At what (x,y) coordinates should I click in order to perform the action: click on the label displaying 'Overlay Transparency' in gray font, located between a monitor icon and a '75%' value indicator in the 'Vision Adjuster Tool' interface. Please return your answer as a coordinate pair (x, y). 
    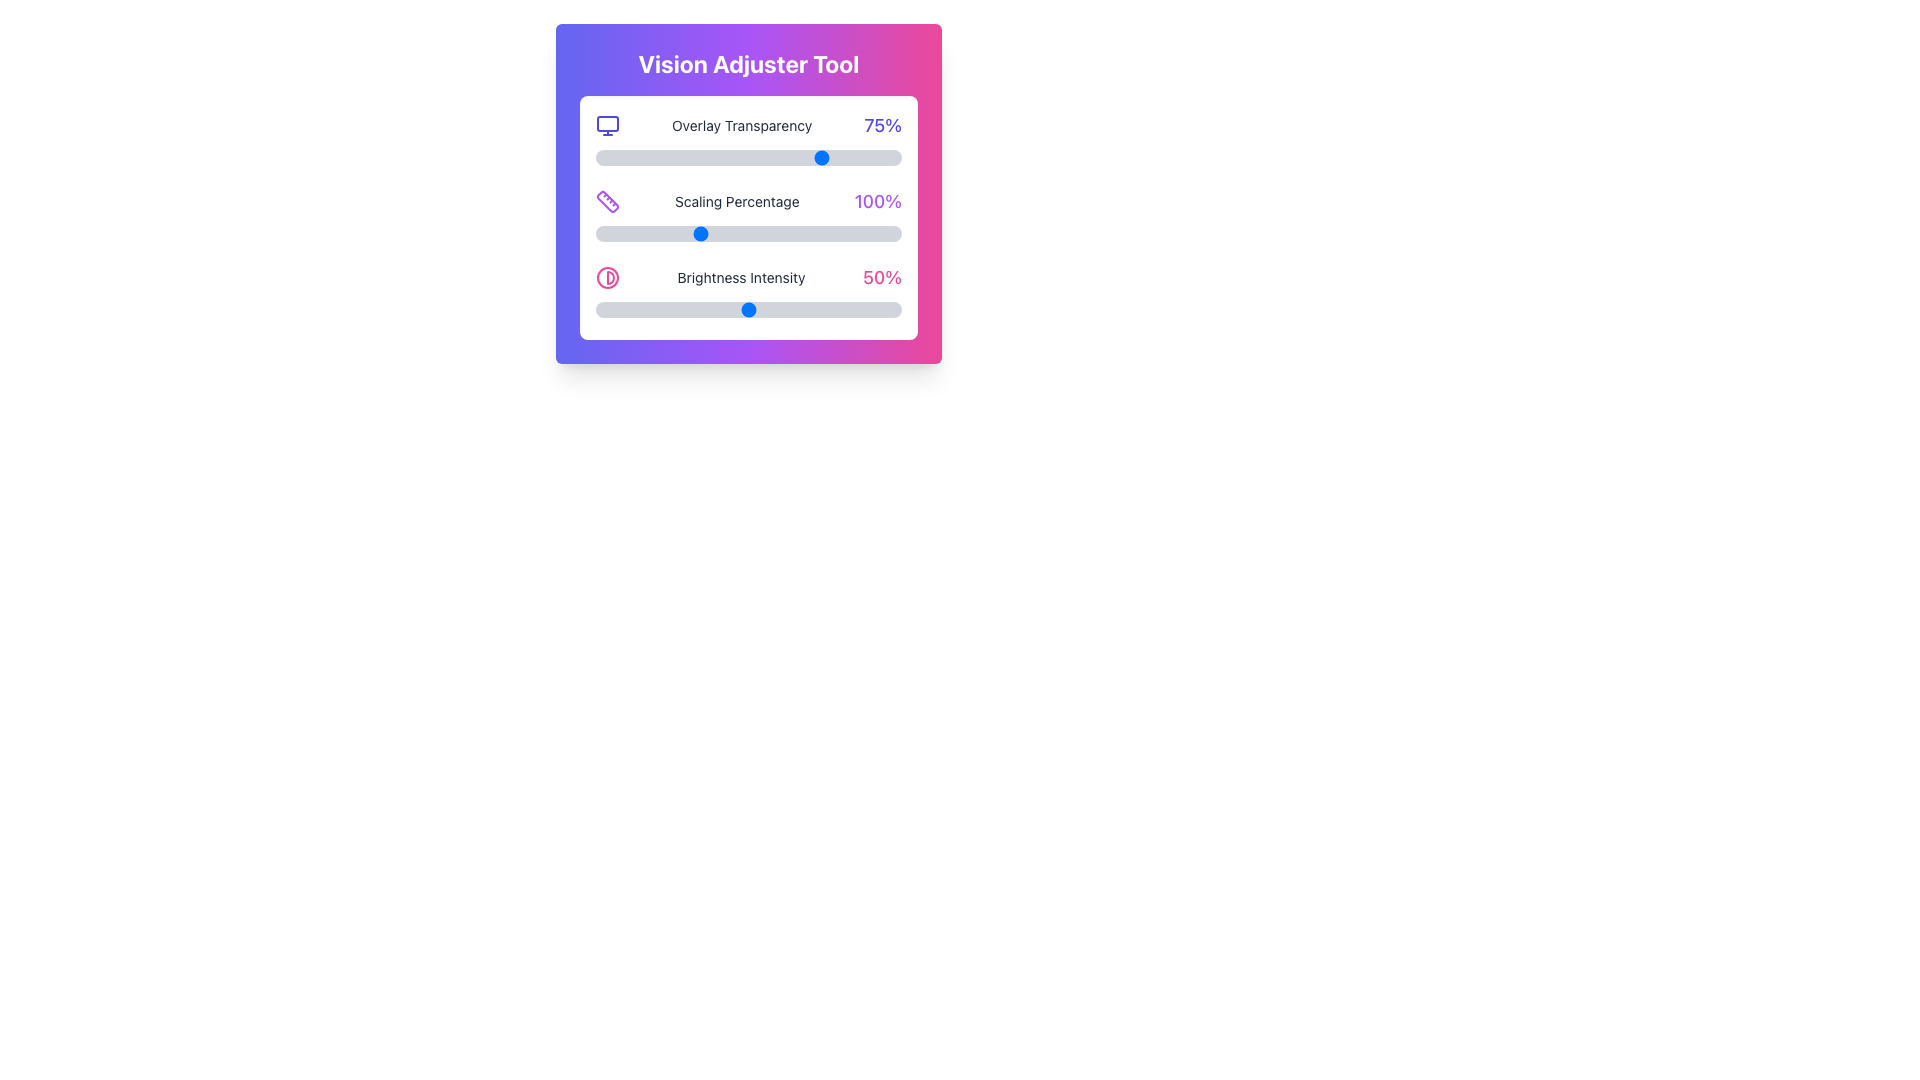
    Looking at the image, I should click on (741, 126).